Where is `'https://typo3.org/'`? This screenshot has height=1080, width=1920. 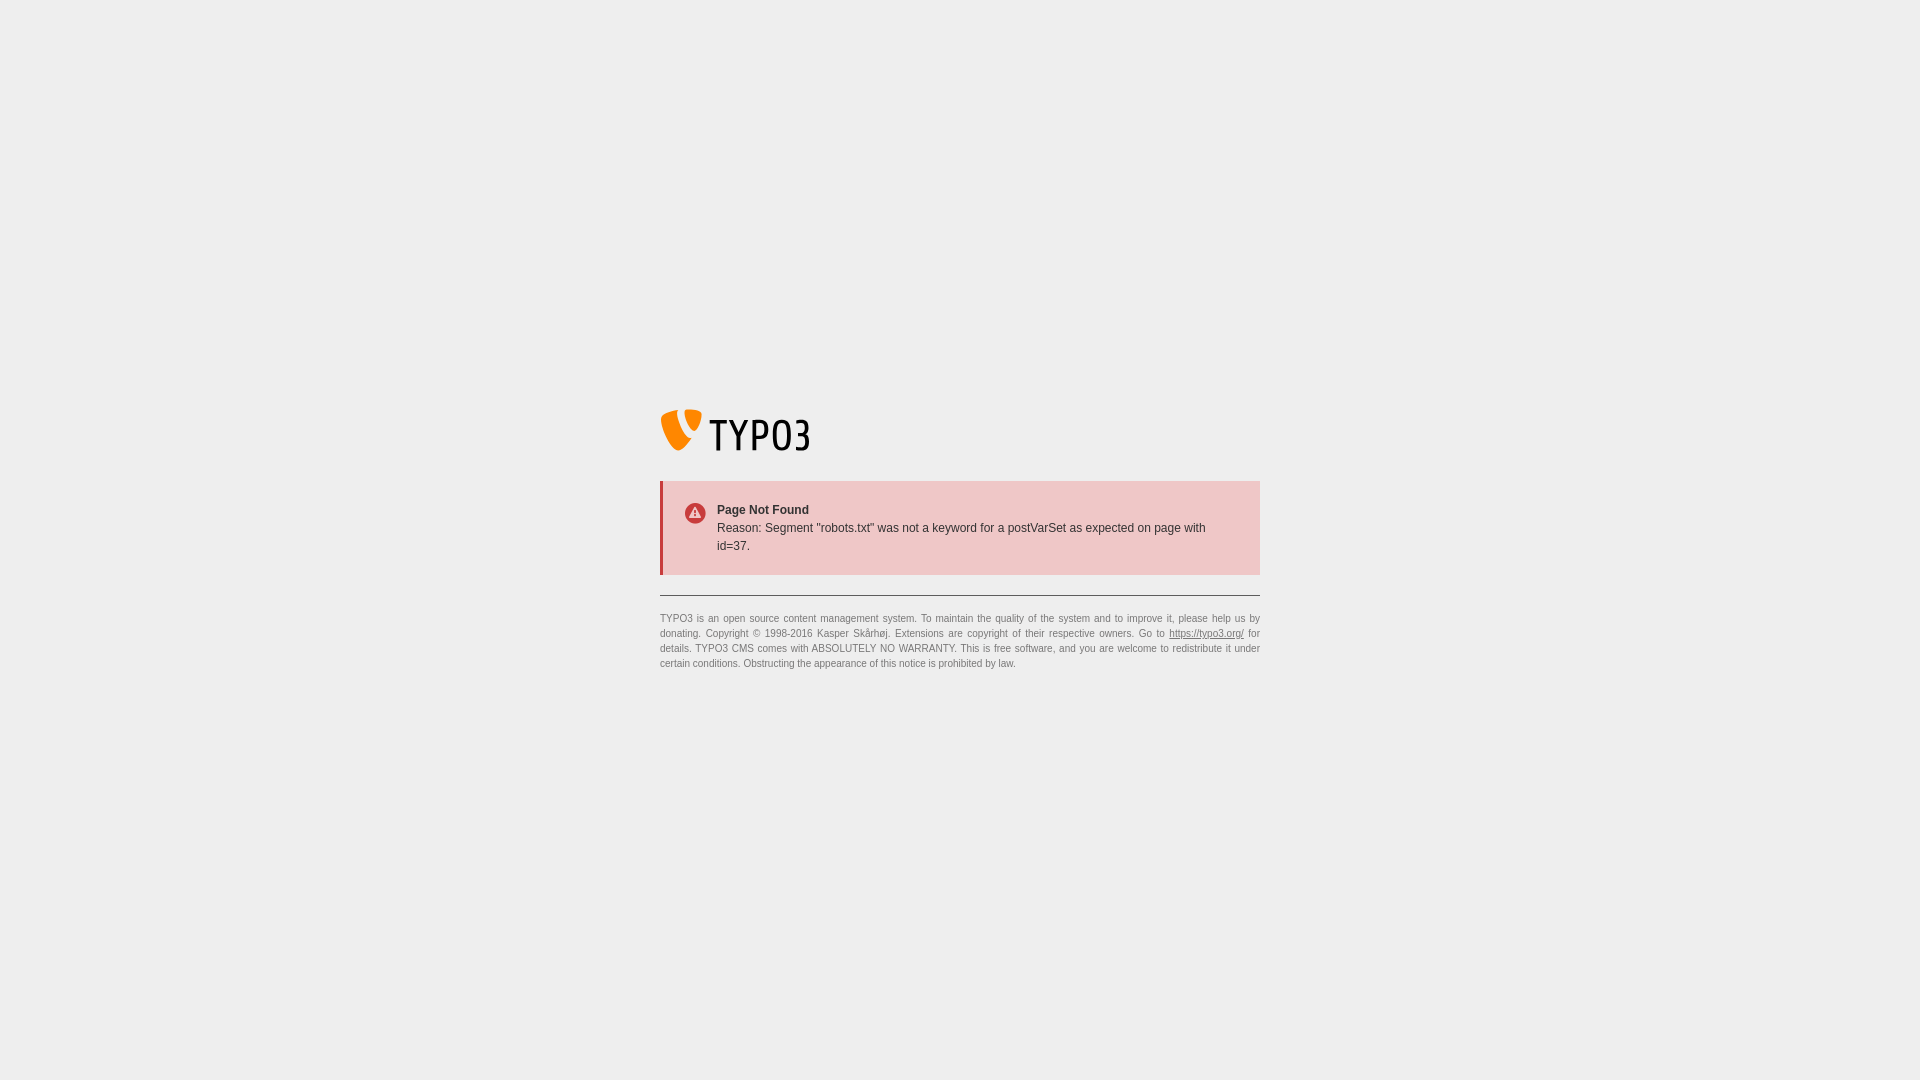
'https://typo3.org/' is located at coordinates (1205, 633).